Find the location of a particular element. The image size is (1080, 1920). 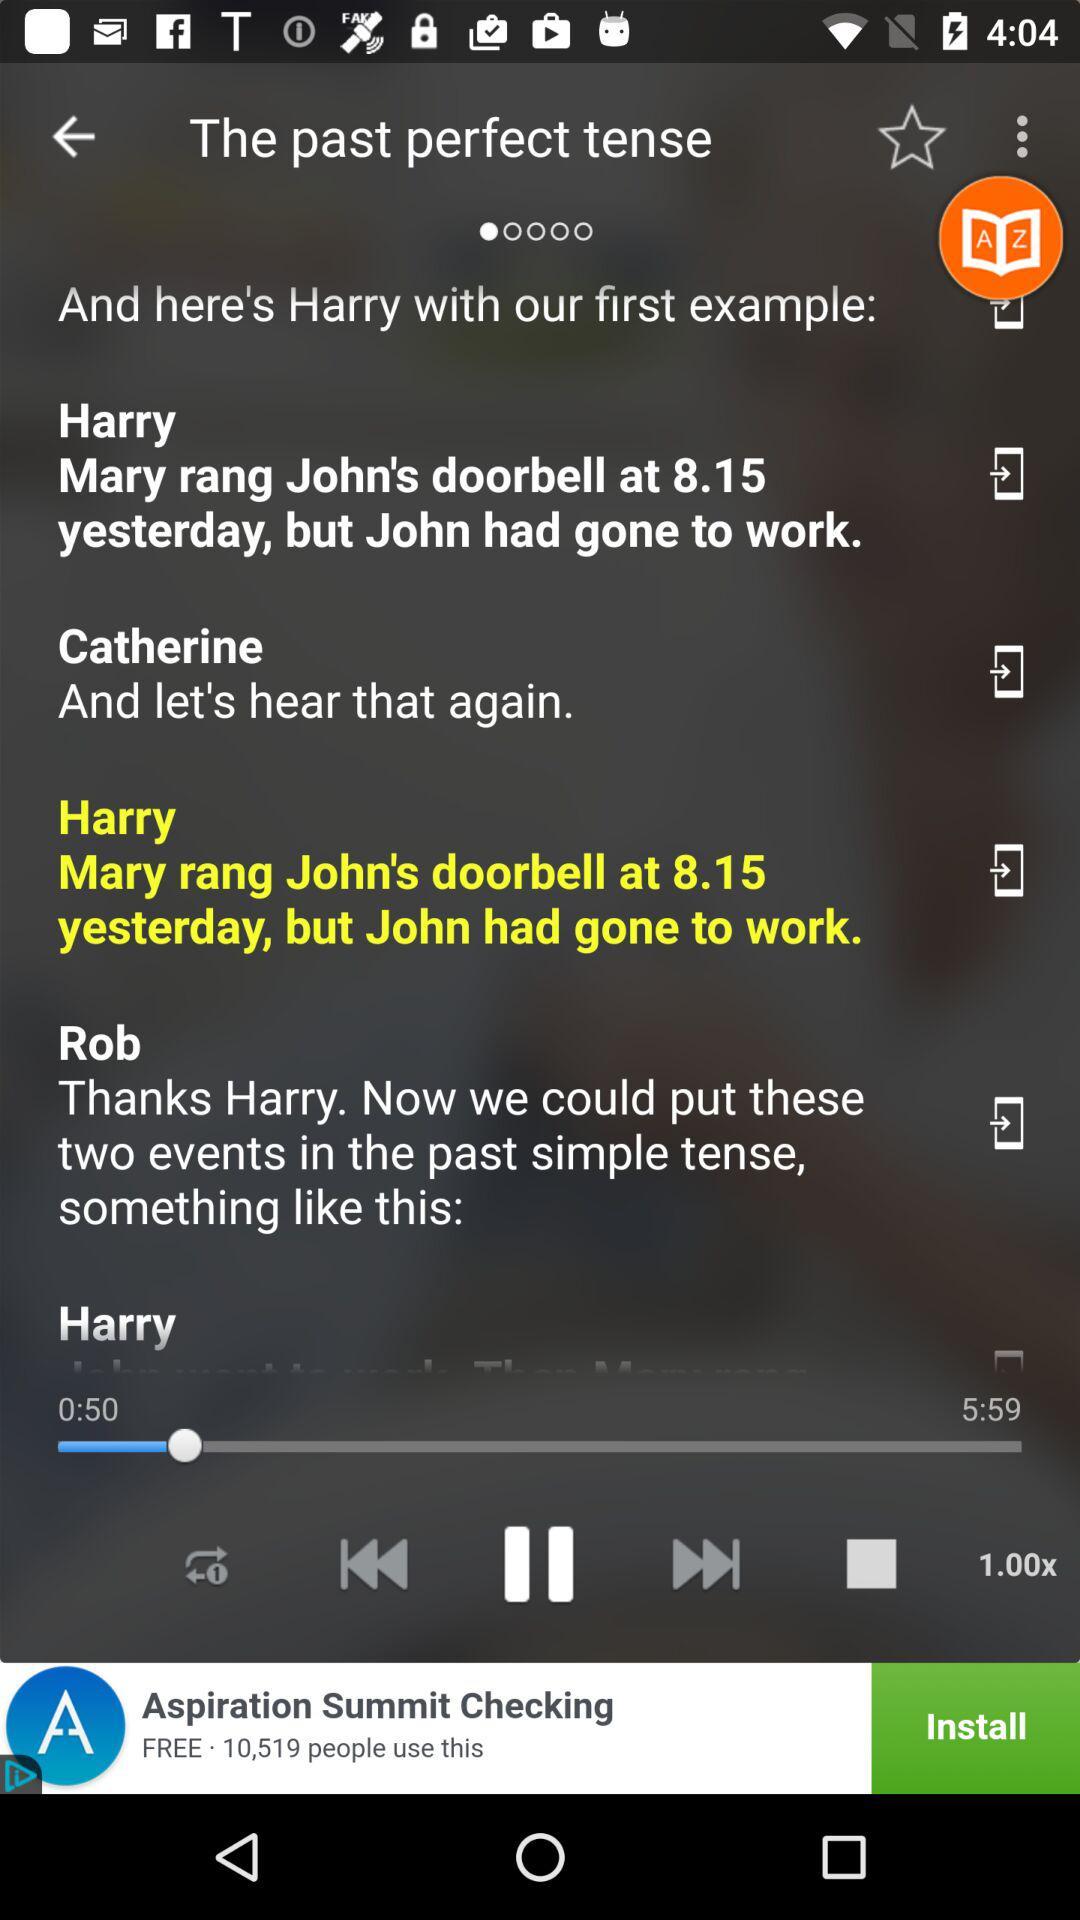

it advances to the next audio track is located at coordinates (704, 1562).